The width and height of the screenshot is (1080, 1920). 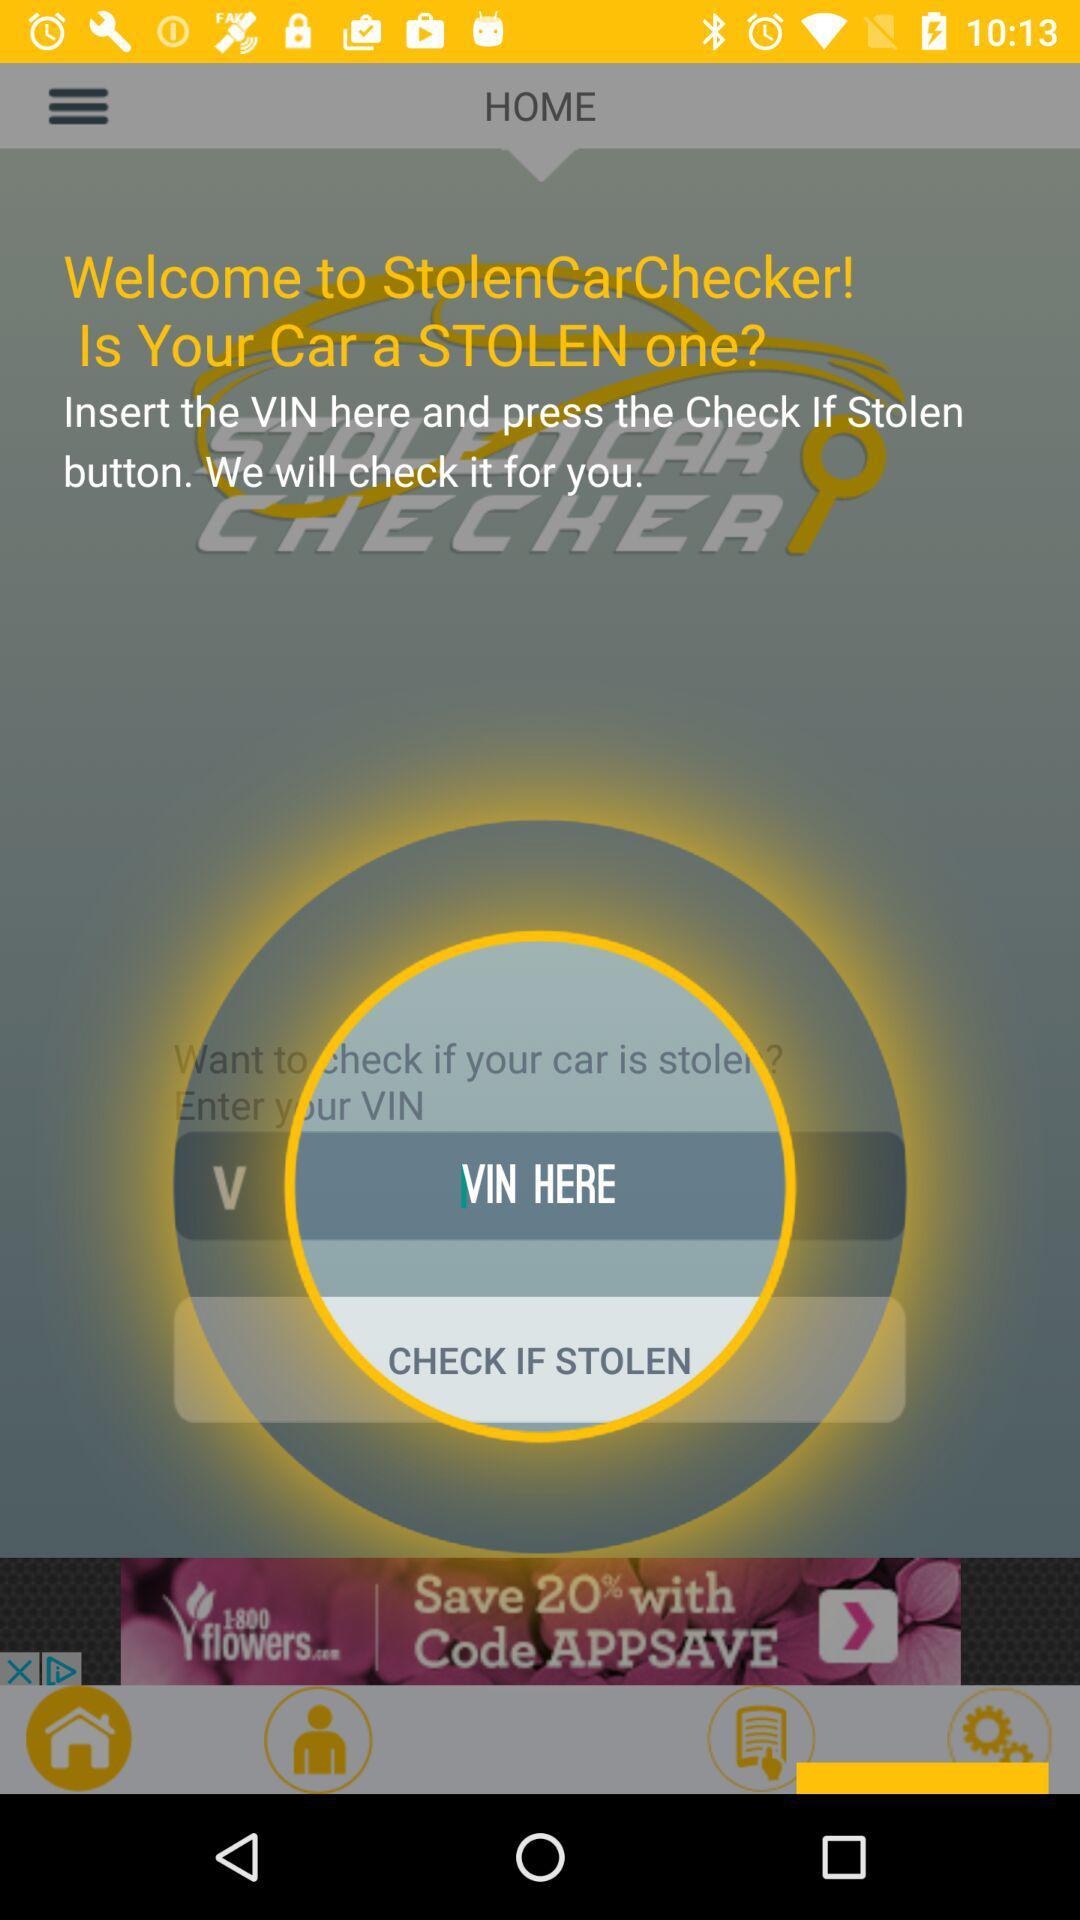 What do you see at coordinates (77, 104) in the screenshot?
I see `the menu icon` at bounding box center [77, 104].